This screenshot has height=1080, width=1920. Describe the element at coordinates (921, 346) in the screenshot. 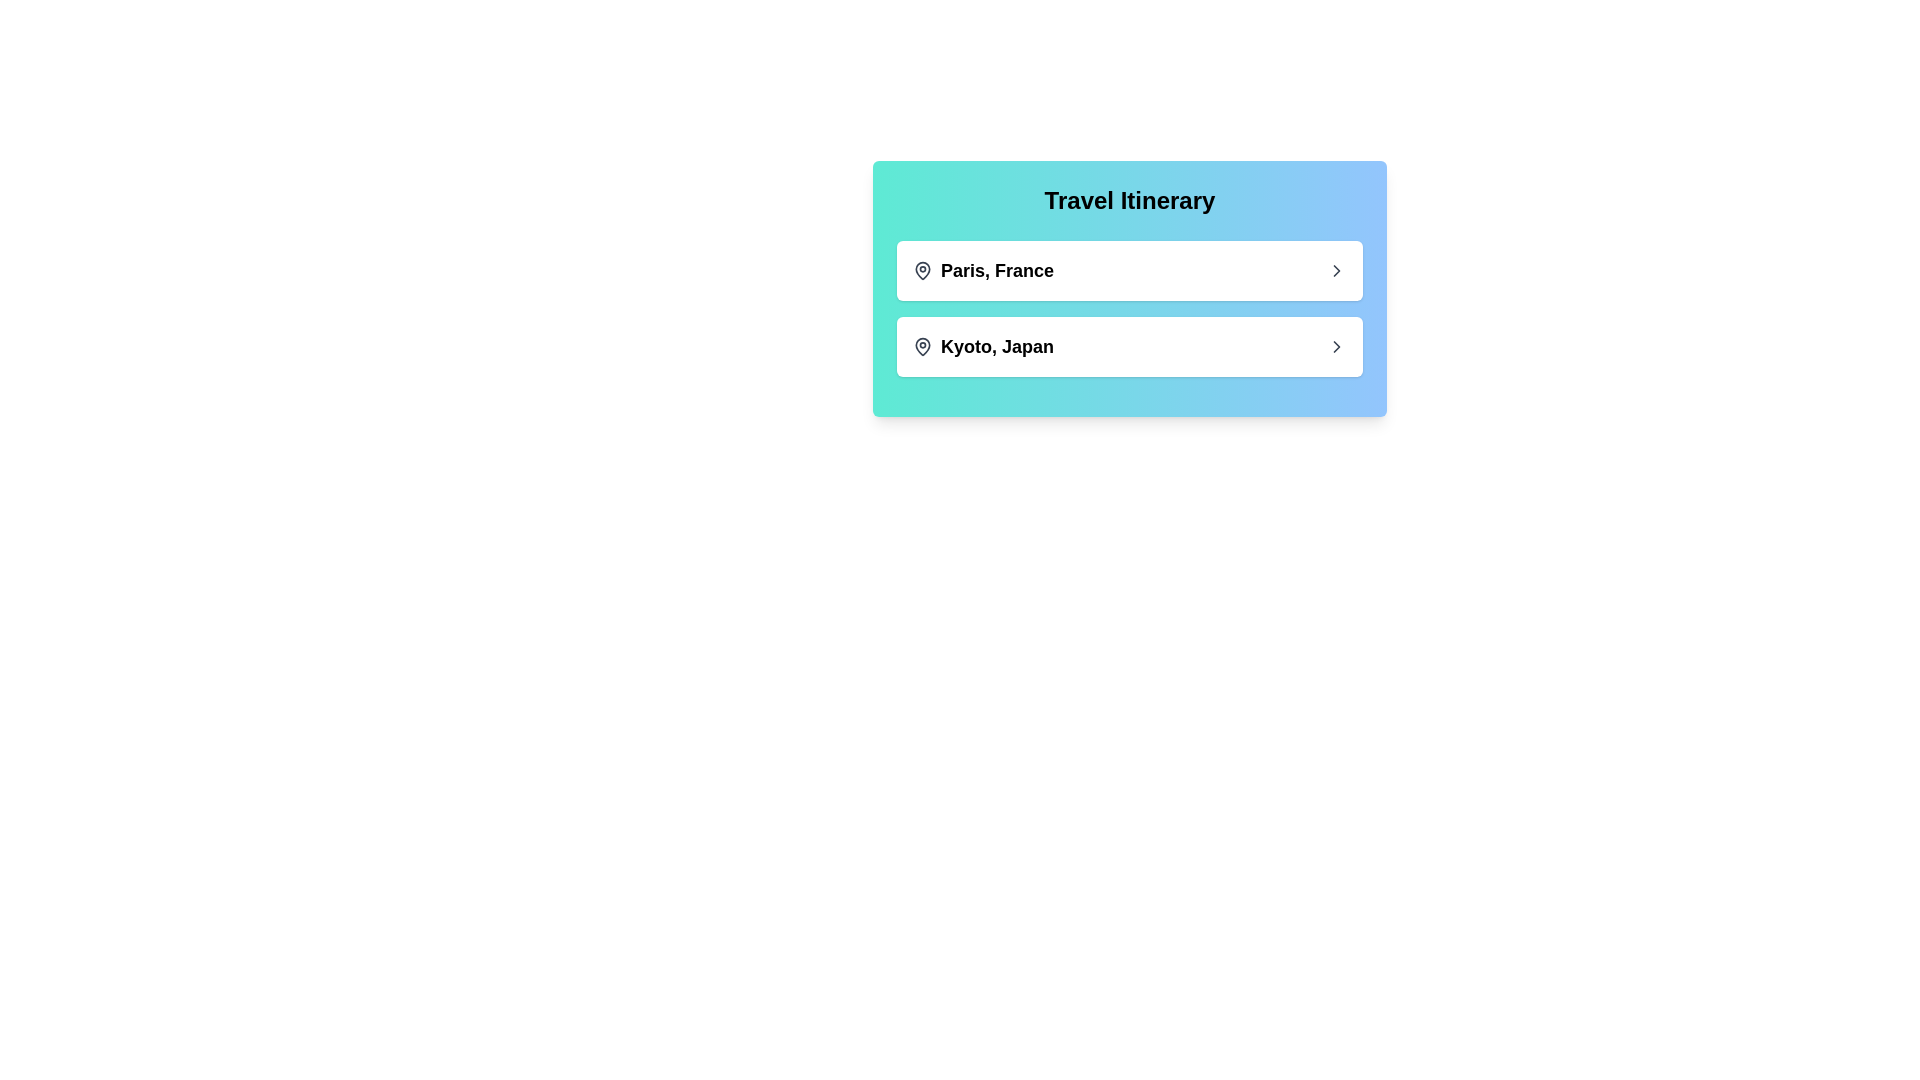

I see `the dark gray map pin icon located to the left of the text 'Kyoto, Japan'` at that location.